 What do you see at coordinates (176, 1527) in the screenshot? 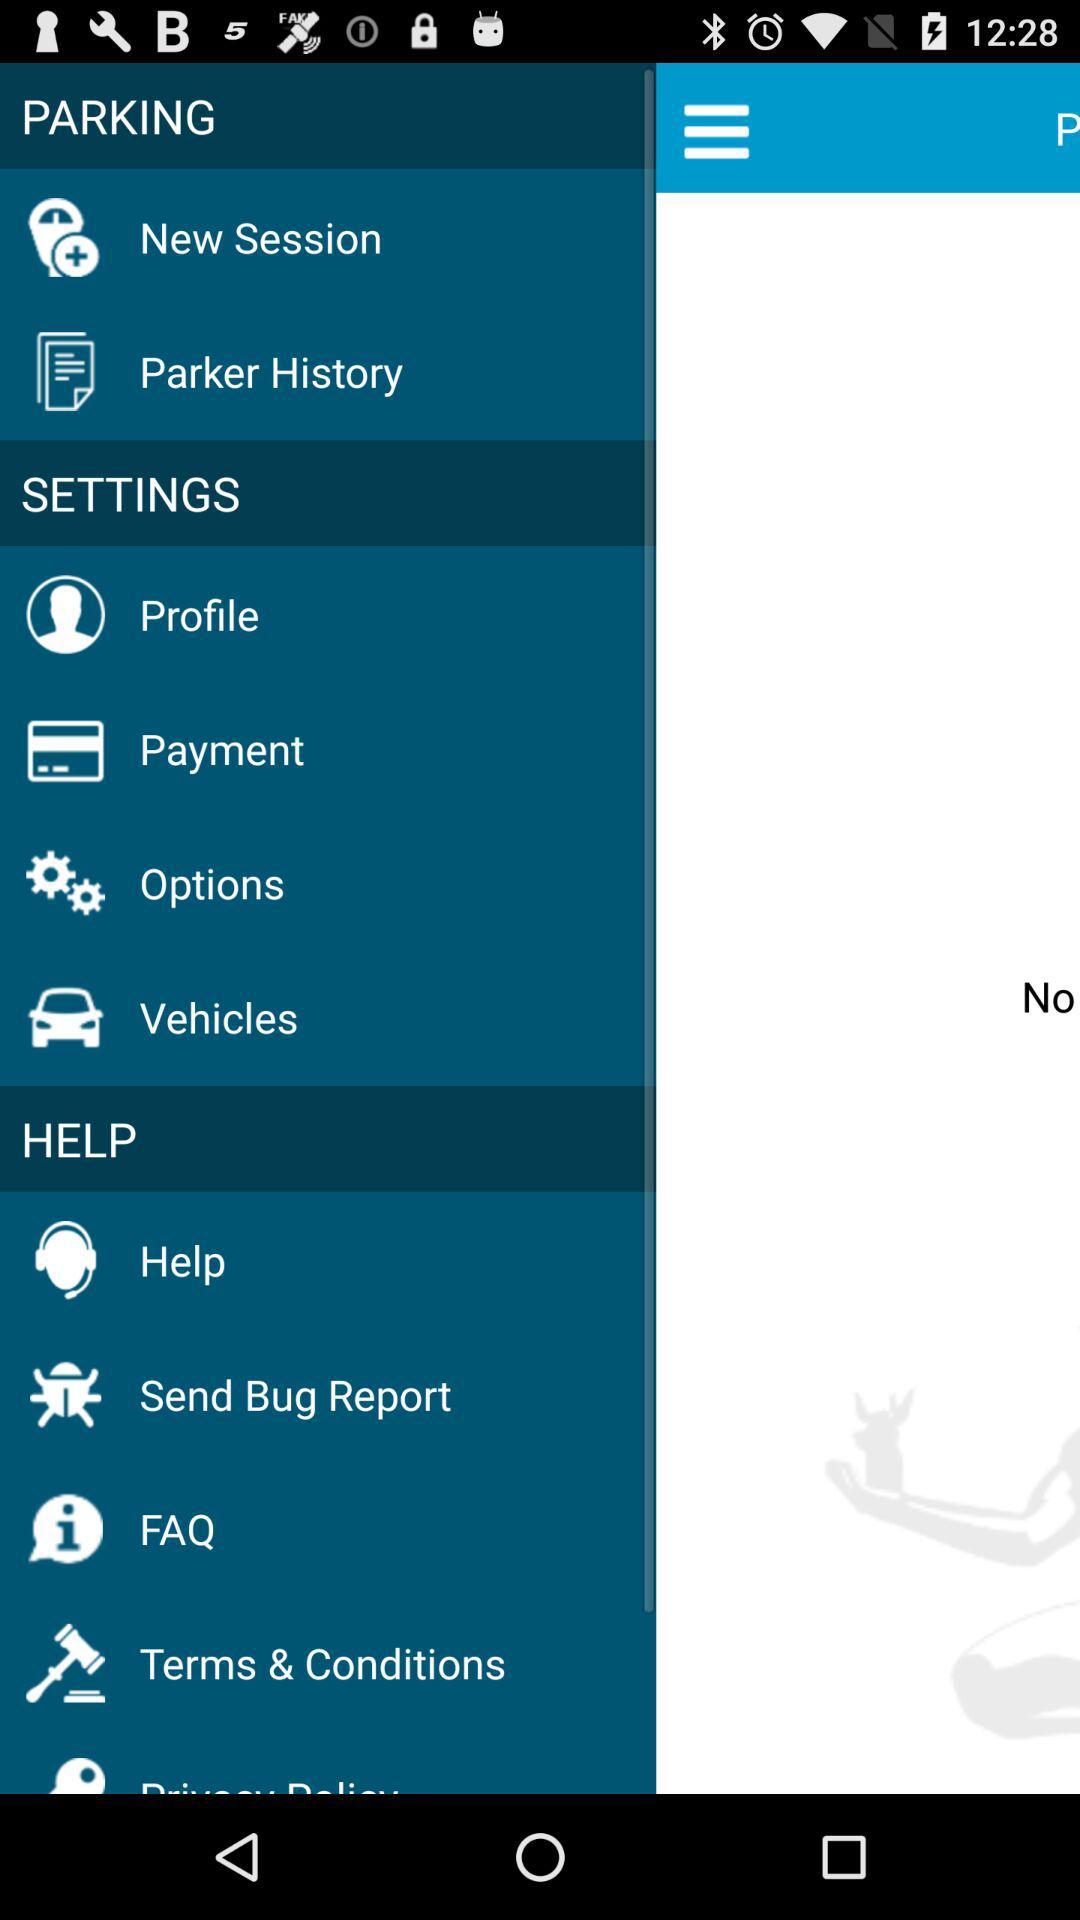
I see `the faq item` at bounding box center [176, 1527].